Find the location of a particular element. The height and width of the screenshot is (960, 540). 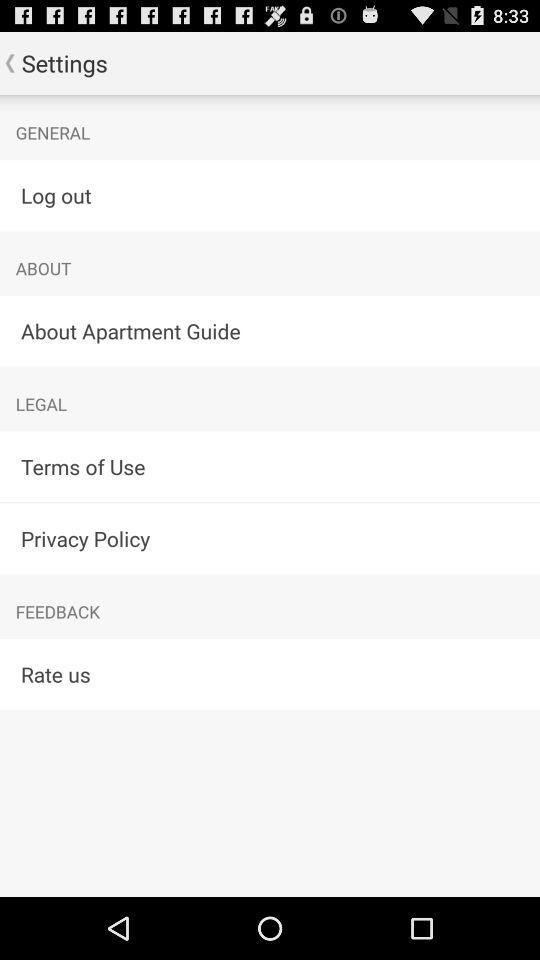

privacy policy item is located at coordinates (270, 537).